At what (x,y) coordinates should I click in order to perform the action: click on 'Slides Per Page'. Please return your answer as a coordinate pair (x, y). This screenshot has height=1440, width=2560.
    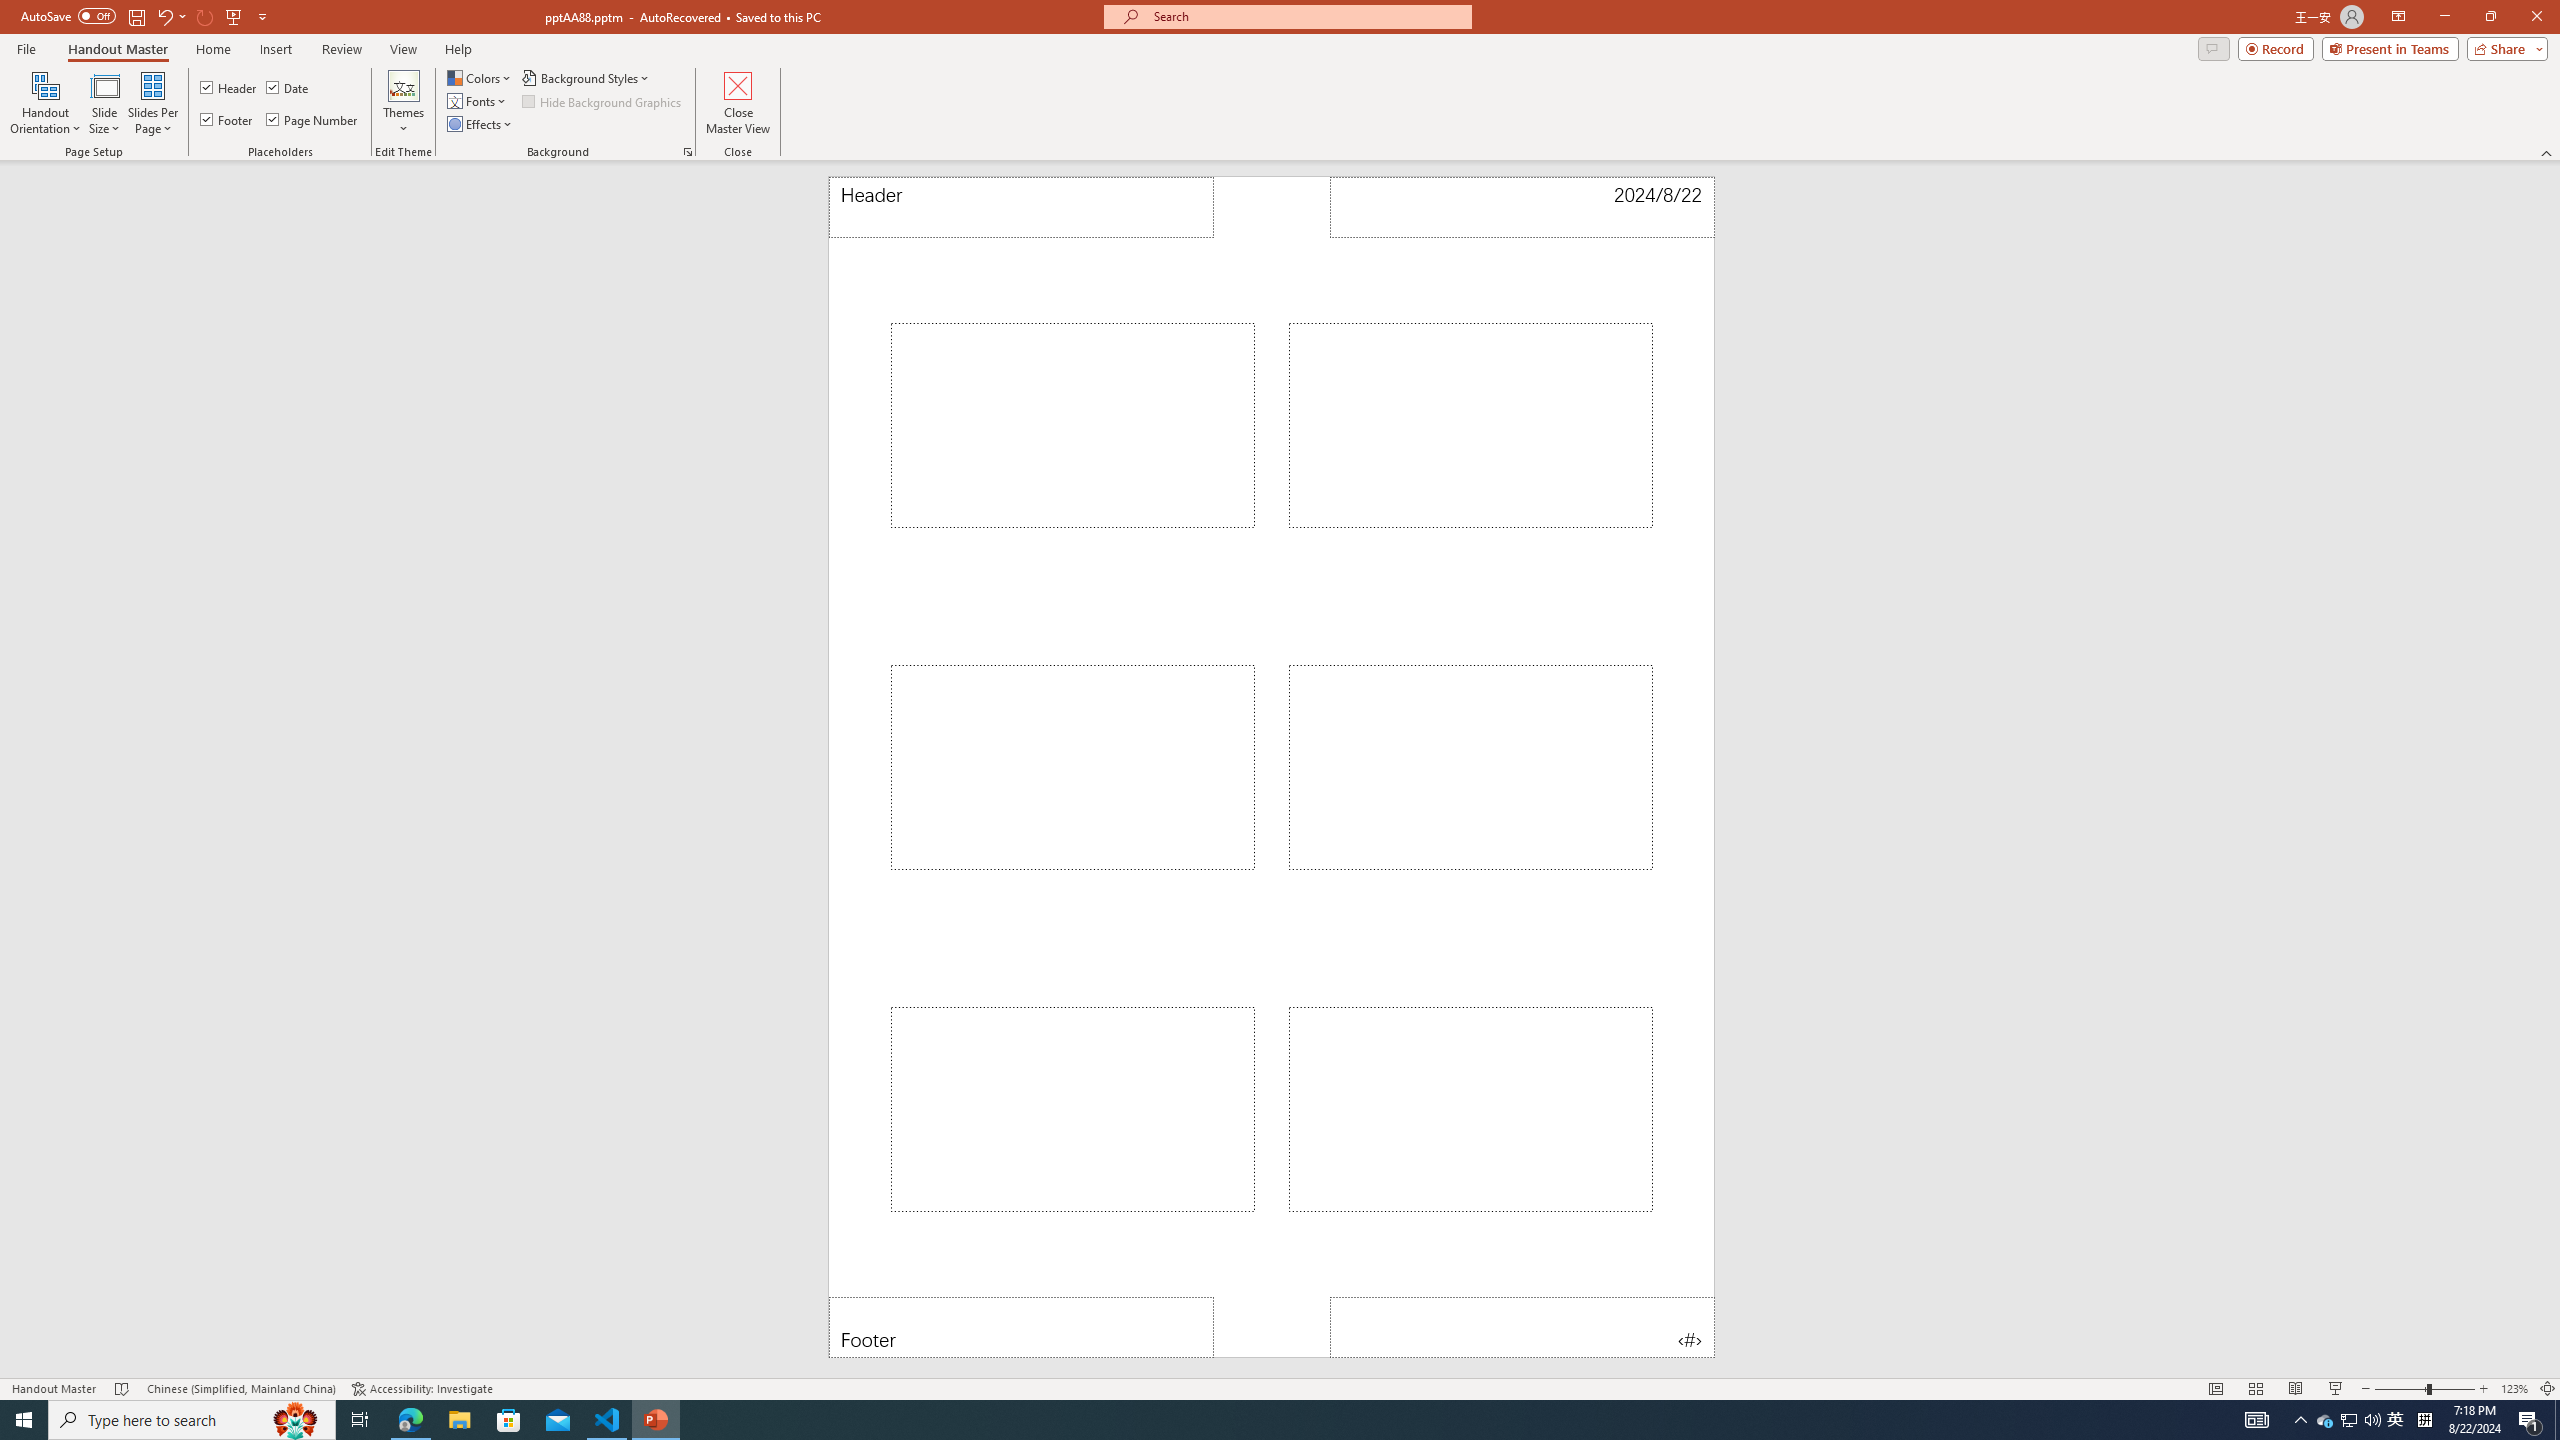
    Looking at the image, I should click on (152, 103).